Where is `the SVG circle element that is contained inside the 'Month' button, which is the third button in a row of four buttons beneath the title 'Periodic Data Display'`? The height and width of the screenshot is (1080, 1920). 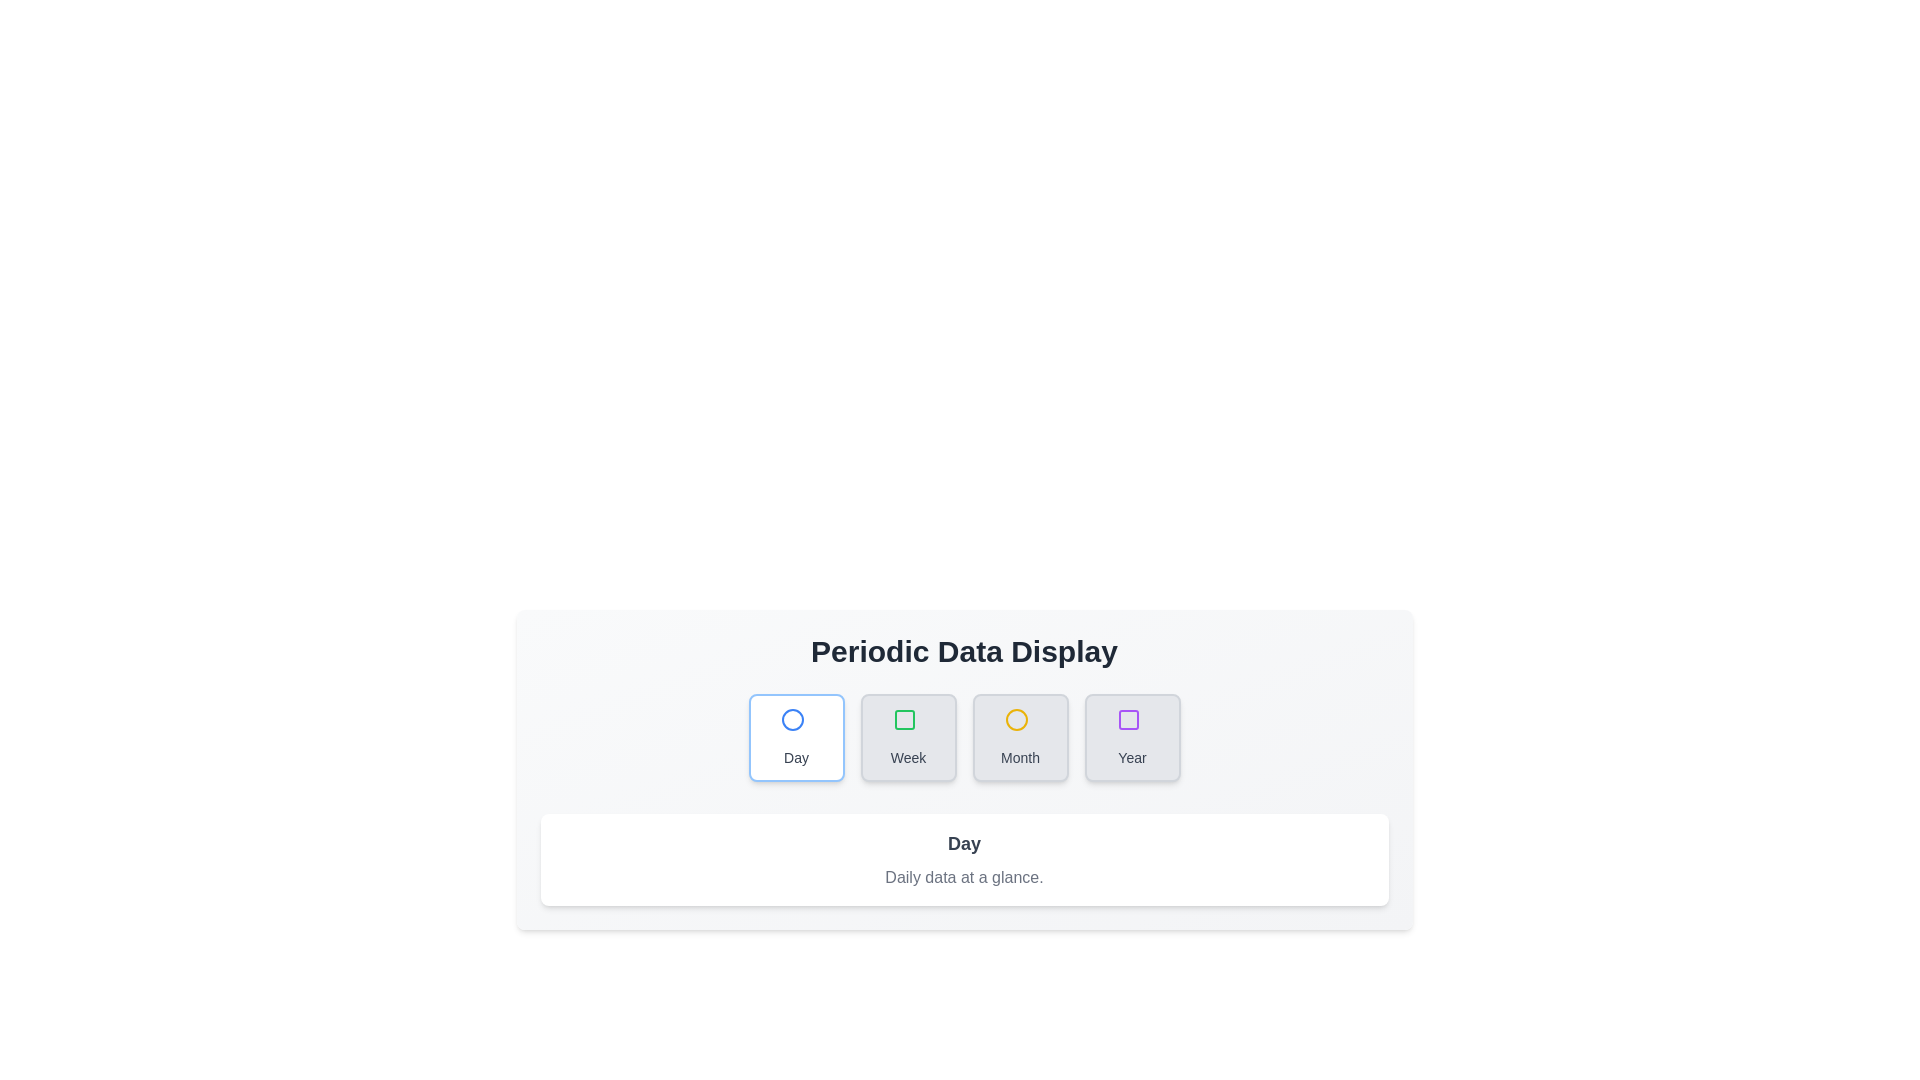
the SVG circle element that is contained inside the 'Month' button, which is the third button in a row of four buttons beneath the title 'Periodic Data Display' is located at coordinates (1016, 720).